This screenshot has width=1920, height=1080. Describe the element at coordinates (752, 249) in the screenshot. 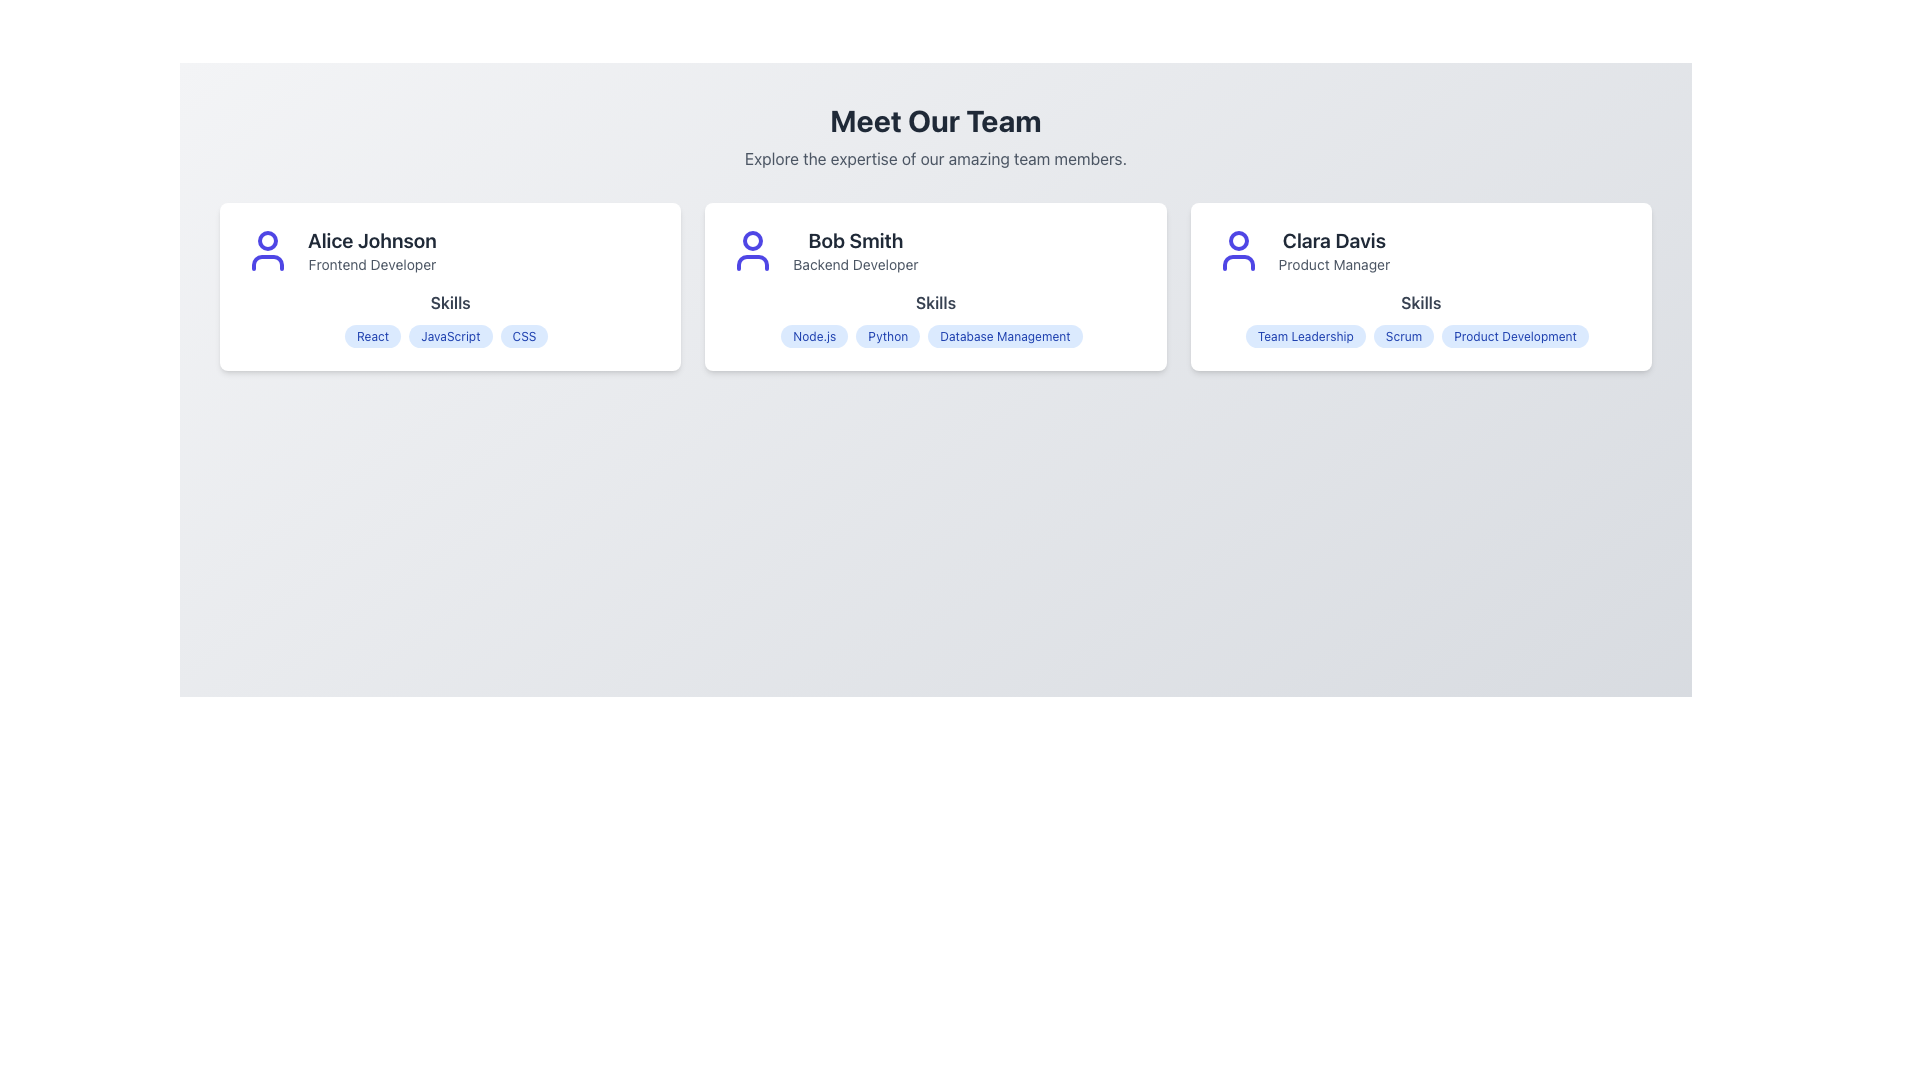

I see `the user profile icon, which is a vibrant indigo silhouette of a user avatar, located towards the left side of the section labeled 'Bob Smith Backend Developer'` at that location.